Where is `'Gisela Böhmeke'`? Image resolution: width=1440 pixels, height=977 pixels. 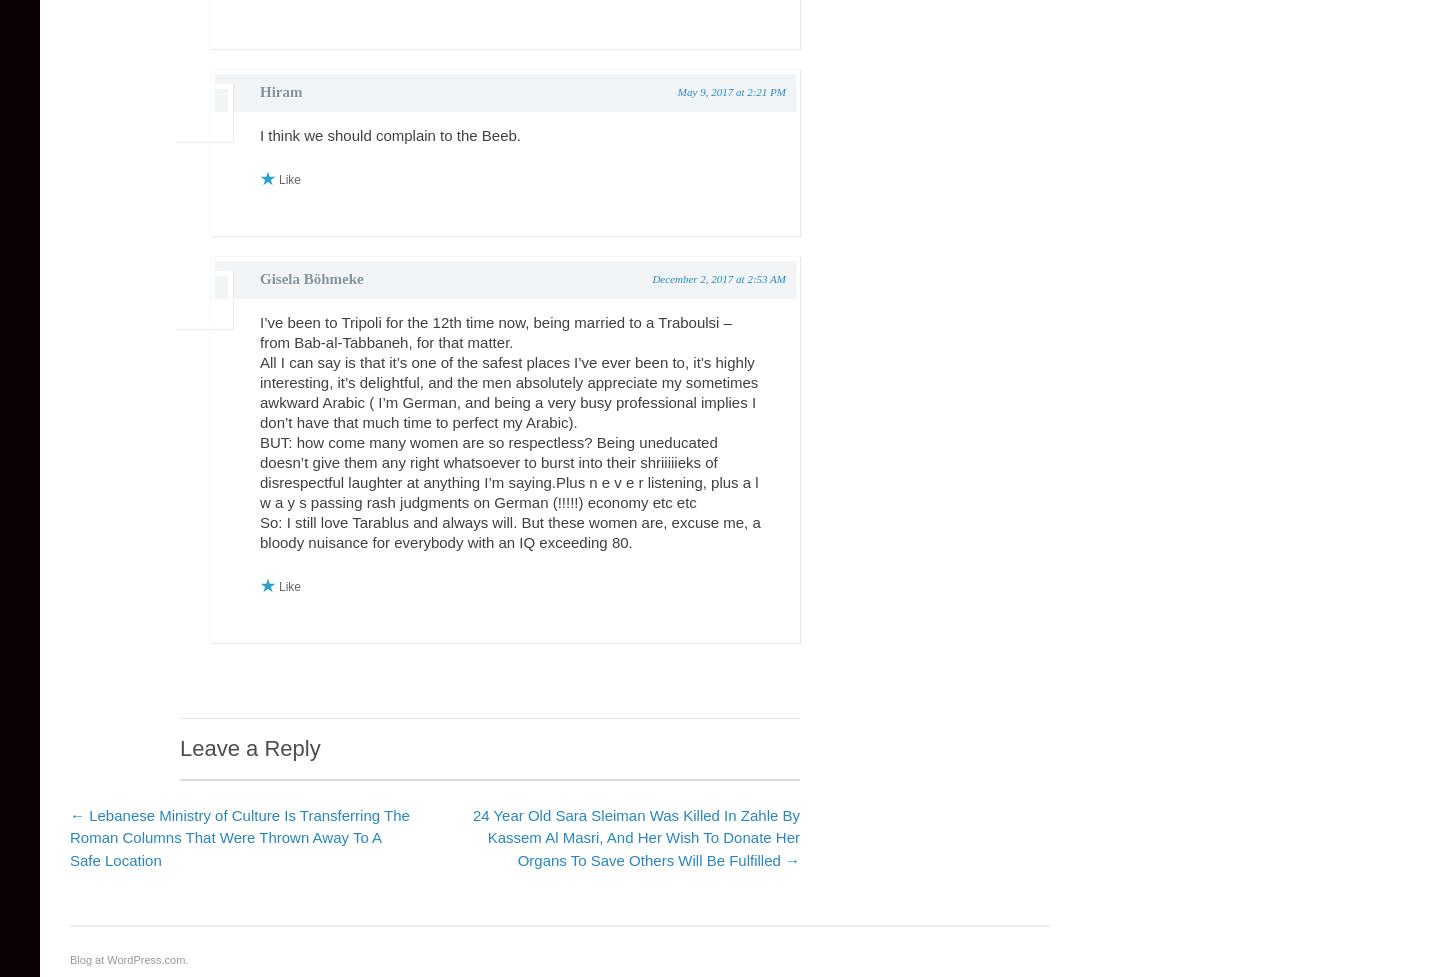
'Gisela Böhmeke' is located at coordinates (311, 278).